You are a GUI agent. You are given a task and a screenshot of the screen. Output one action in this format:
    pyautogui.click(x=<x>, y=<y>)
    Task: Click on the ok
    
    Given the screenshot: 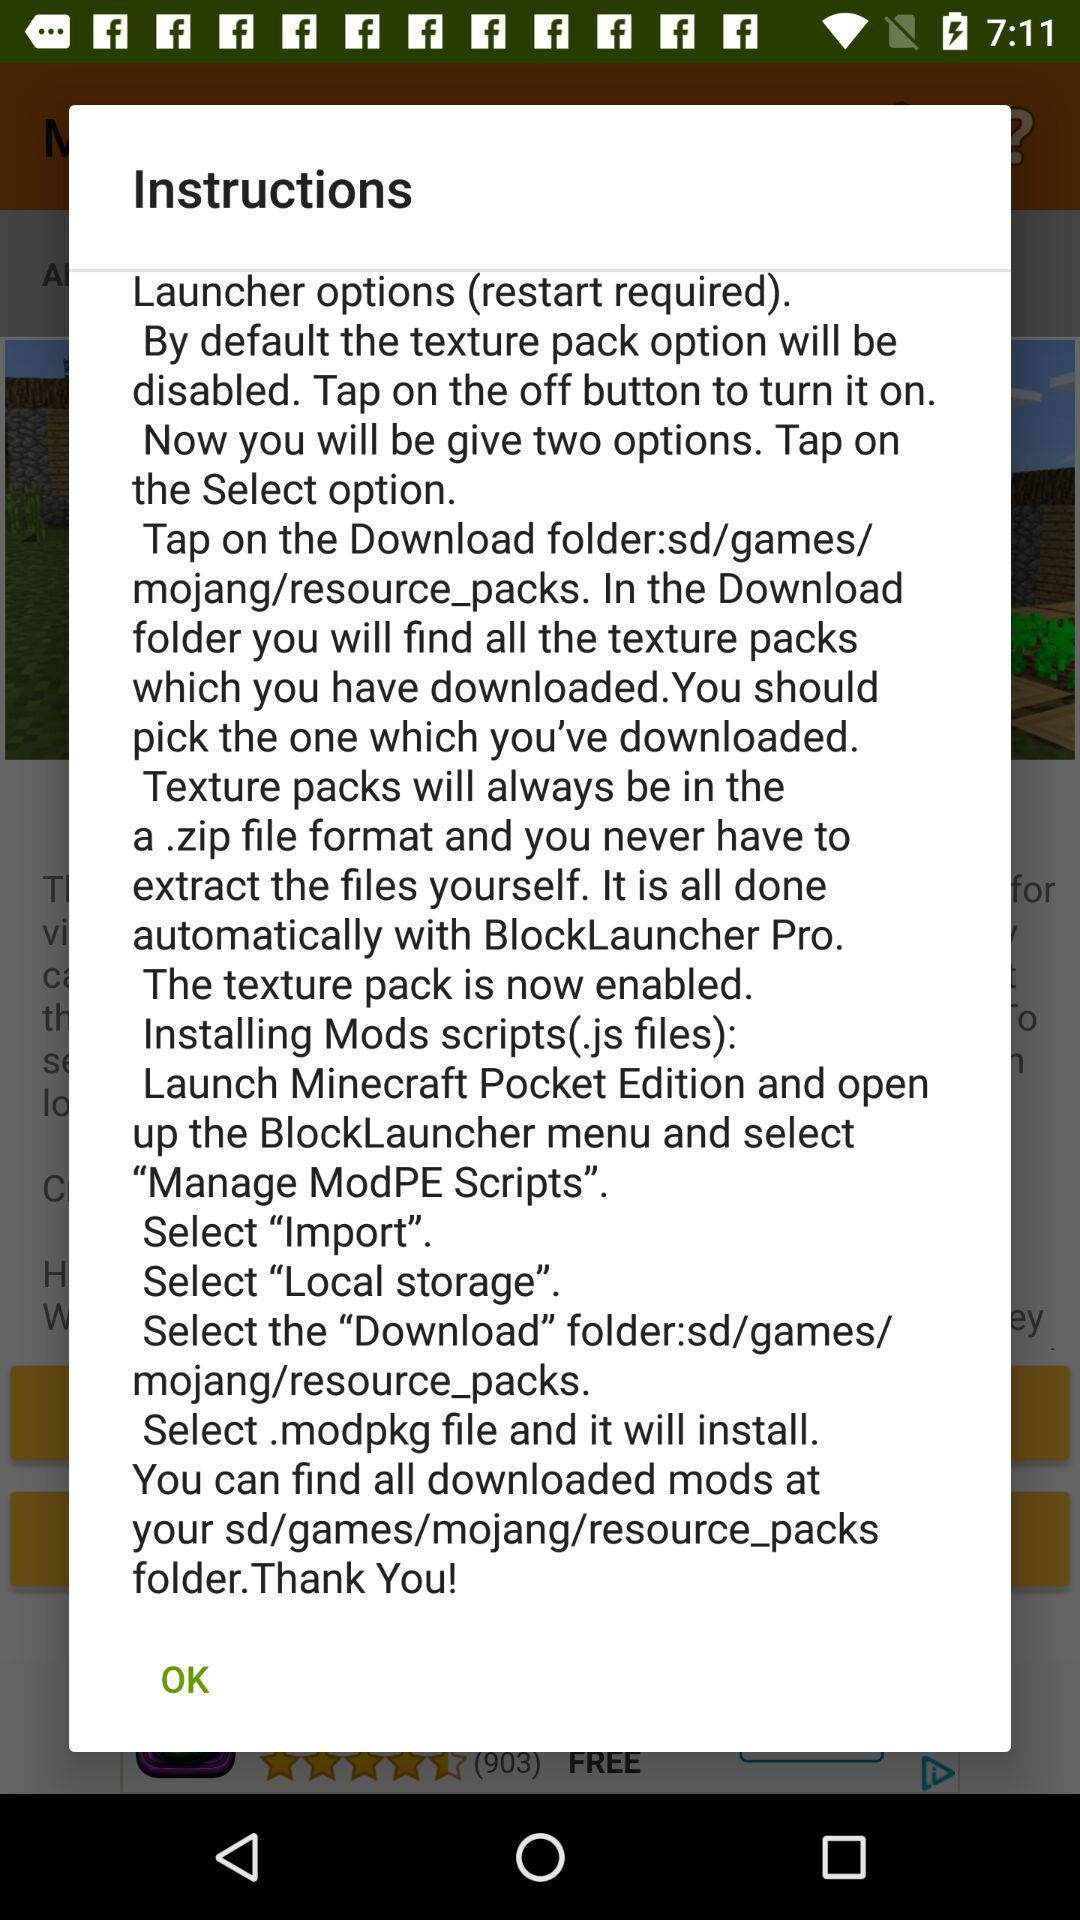 What is the action you would take?
    pyautogui.click(x=184, y=1678)
    